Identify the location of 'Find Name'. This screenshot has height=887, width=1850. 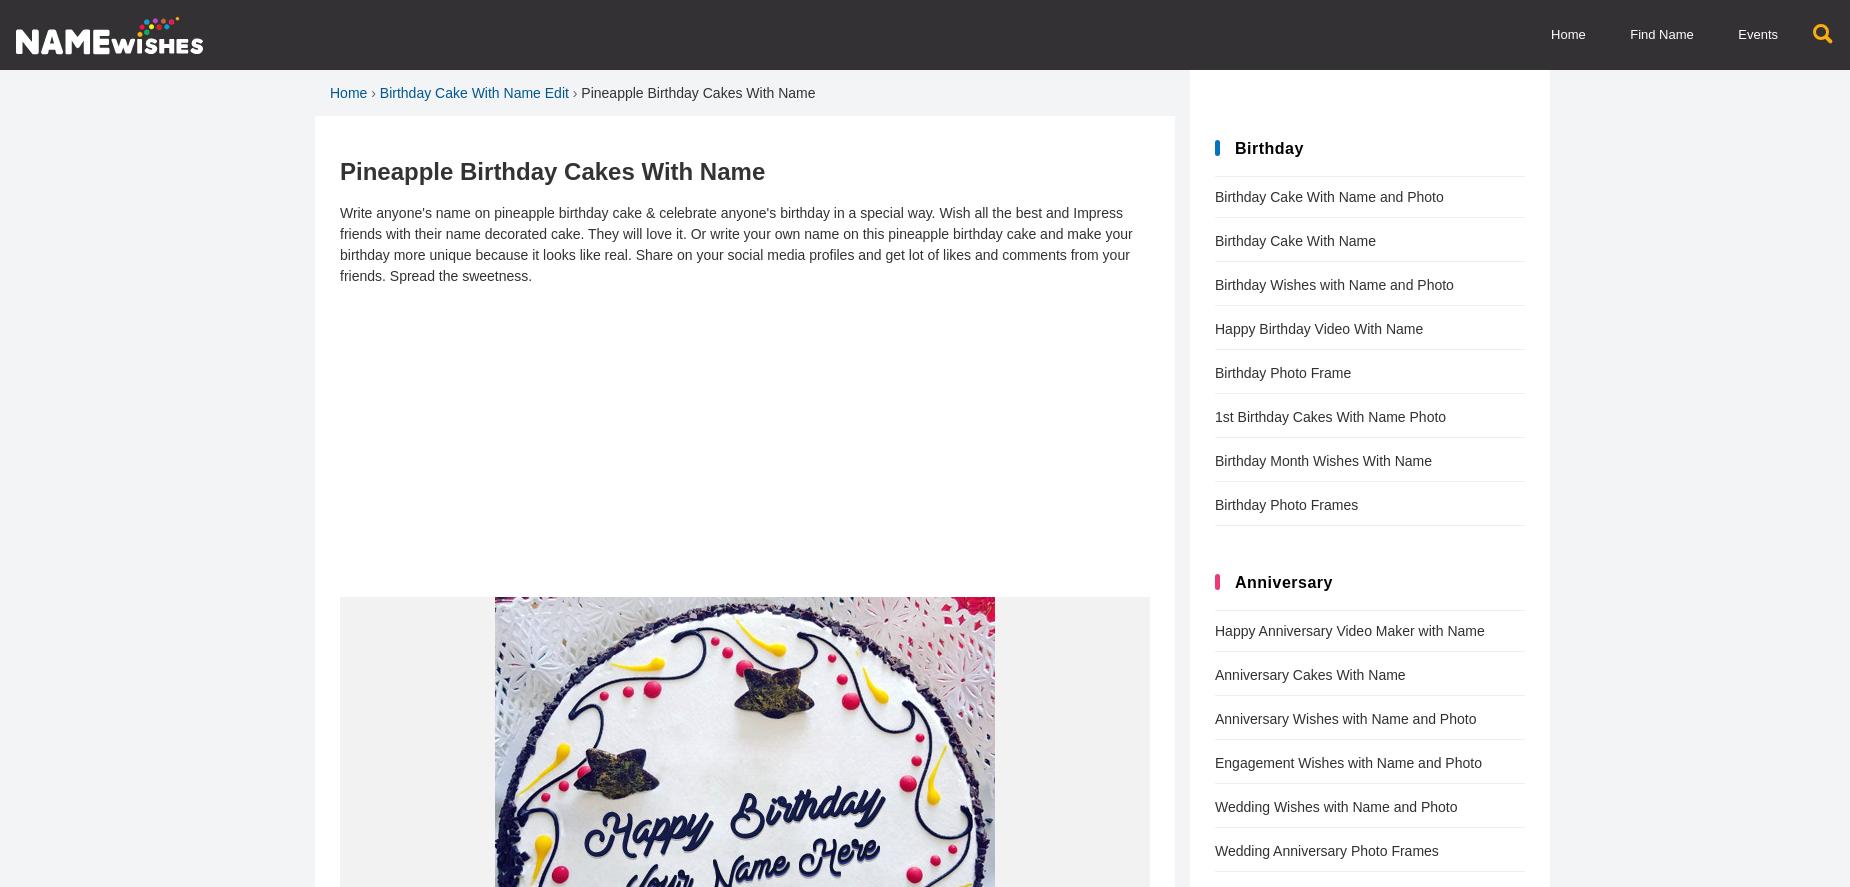
(1630, 34).